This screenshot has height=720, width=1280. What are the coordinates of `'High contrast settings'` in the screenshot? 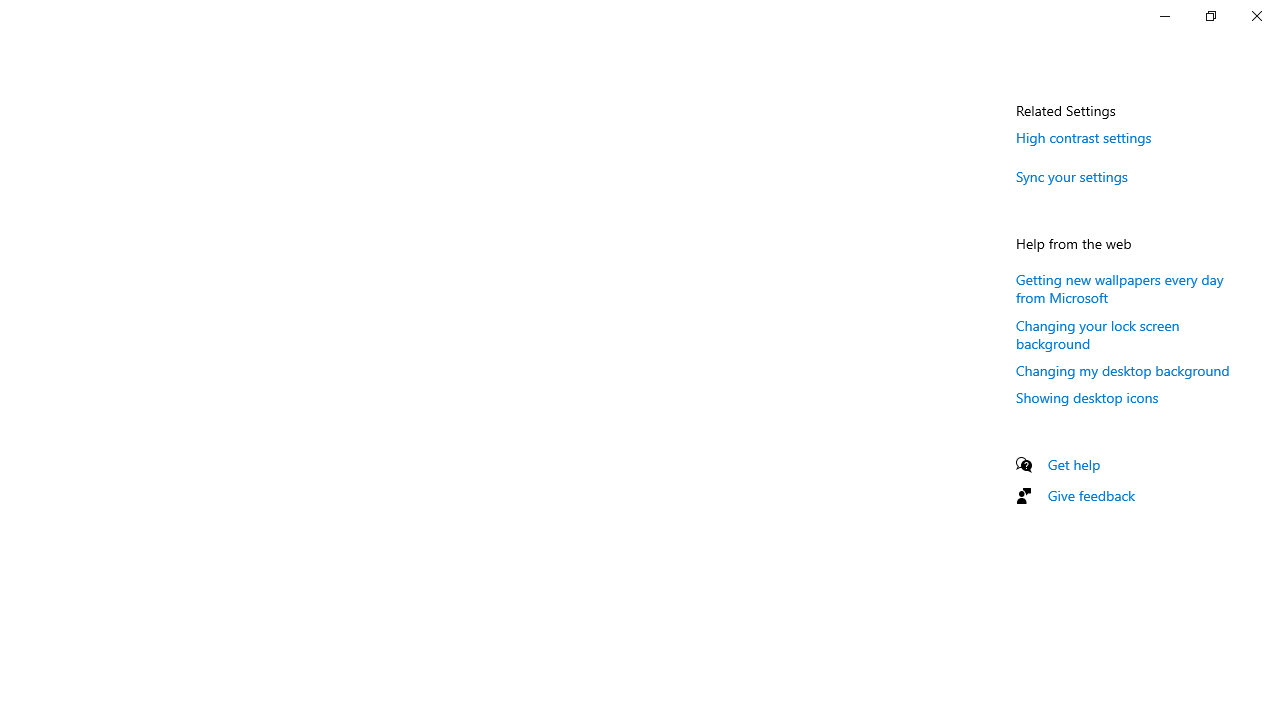 It's located at (1083, 136).